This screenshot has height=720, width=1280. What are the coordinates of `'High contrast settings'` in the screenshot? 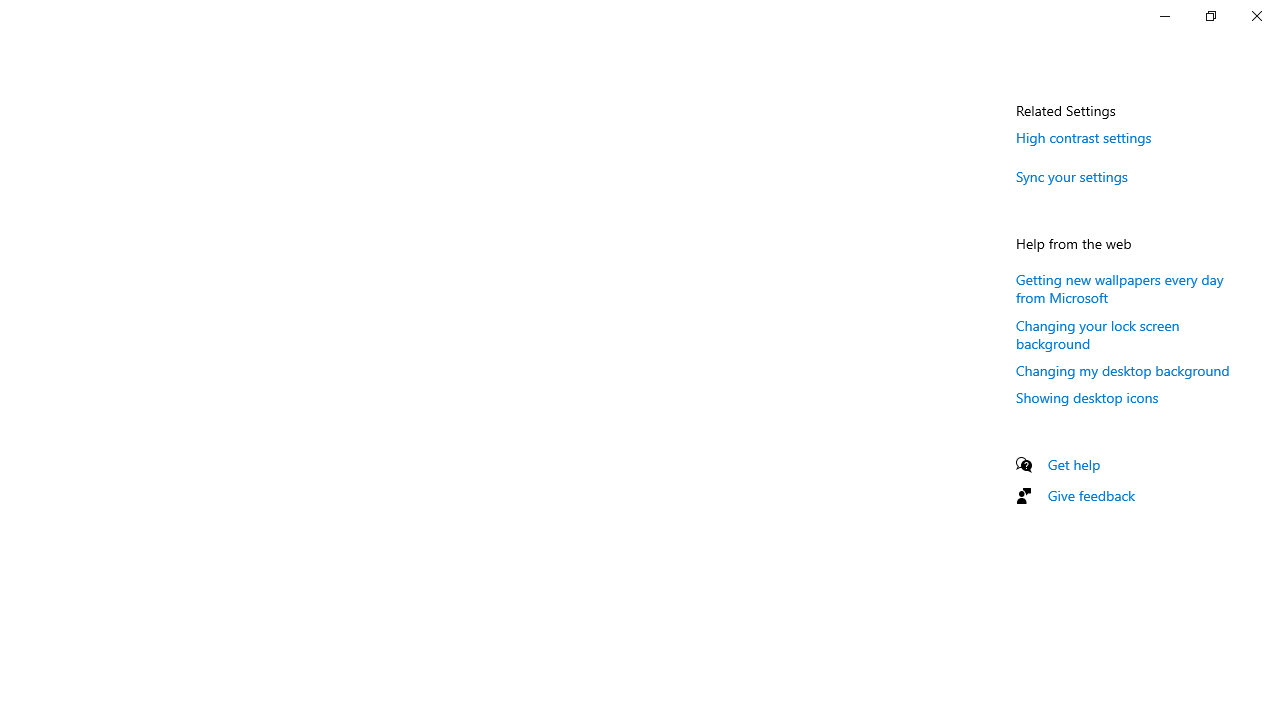 It's located at (1083, 136).